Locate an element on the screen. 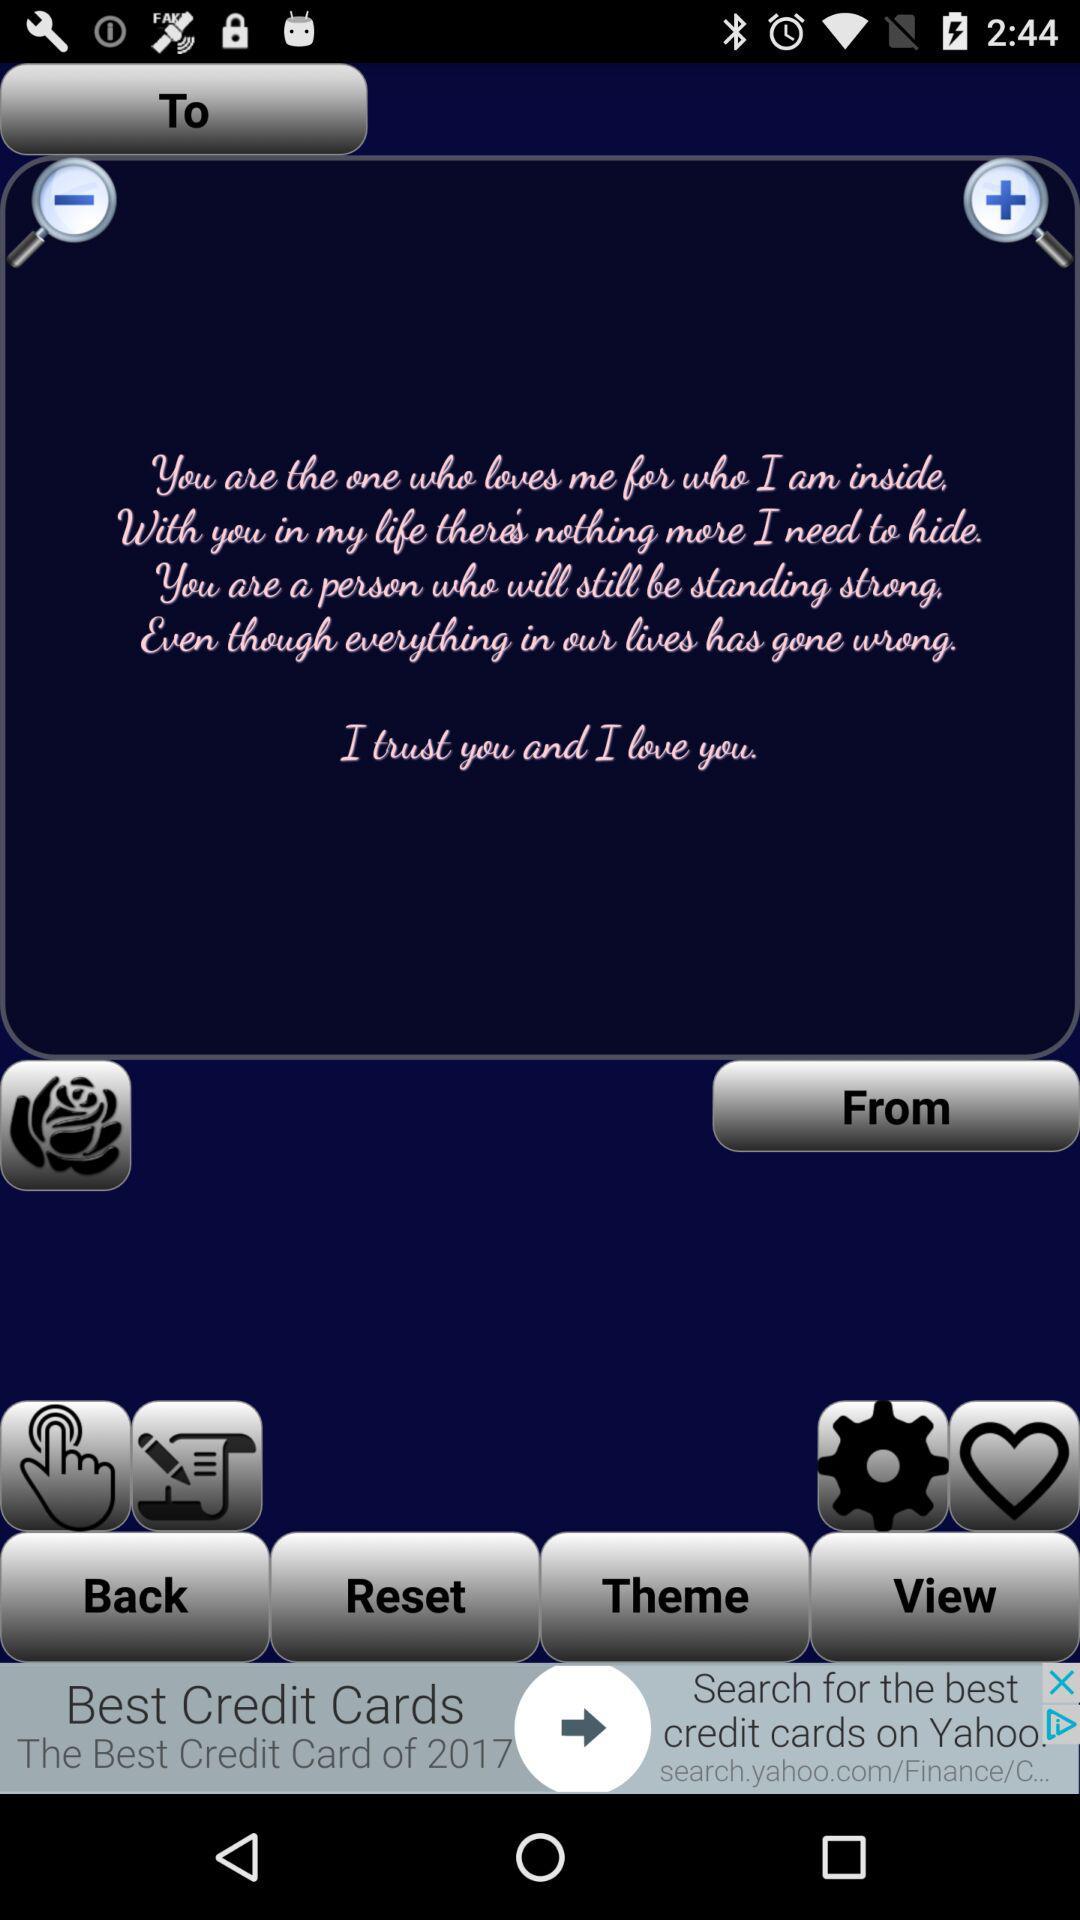 The width and height of the screenshot is (1080, 1920). the settings icon is located at coordinates (882, 1567).